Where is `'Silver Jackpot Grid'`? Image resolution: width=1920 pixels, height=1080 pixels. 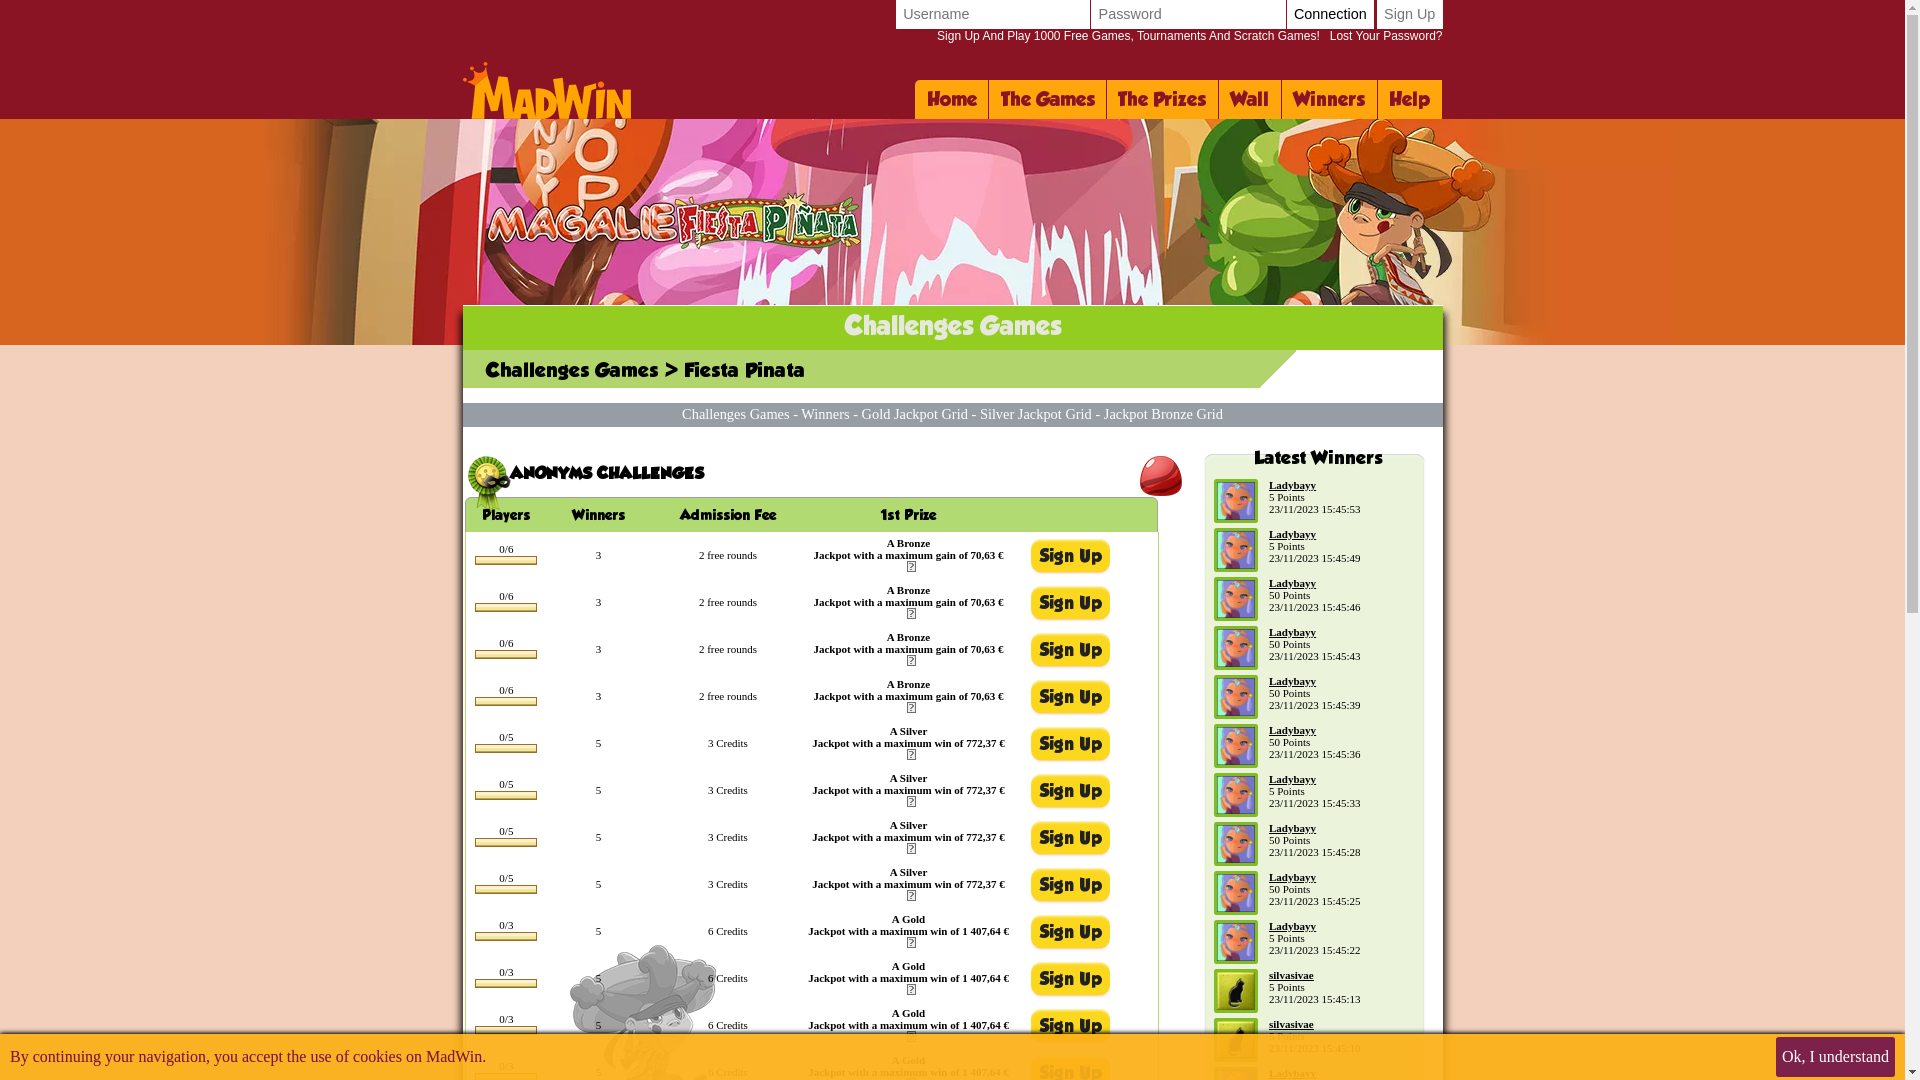 'Silver Jackpot Grid' is located at coordinates (979, 412).